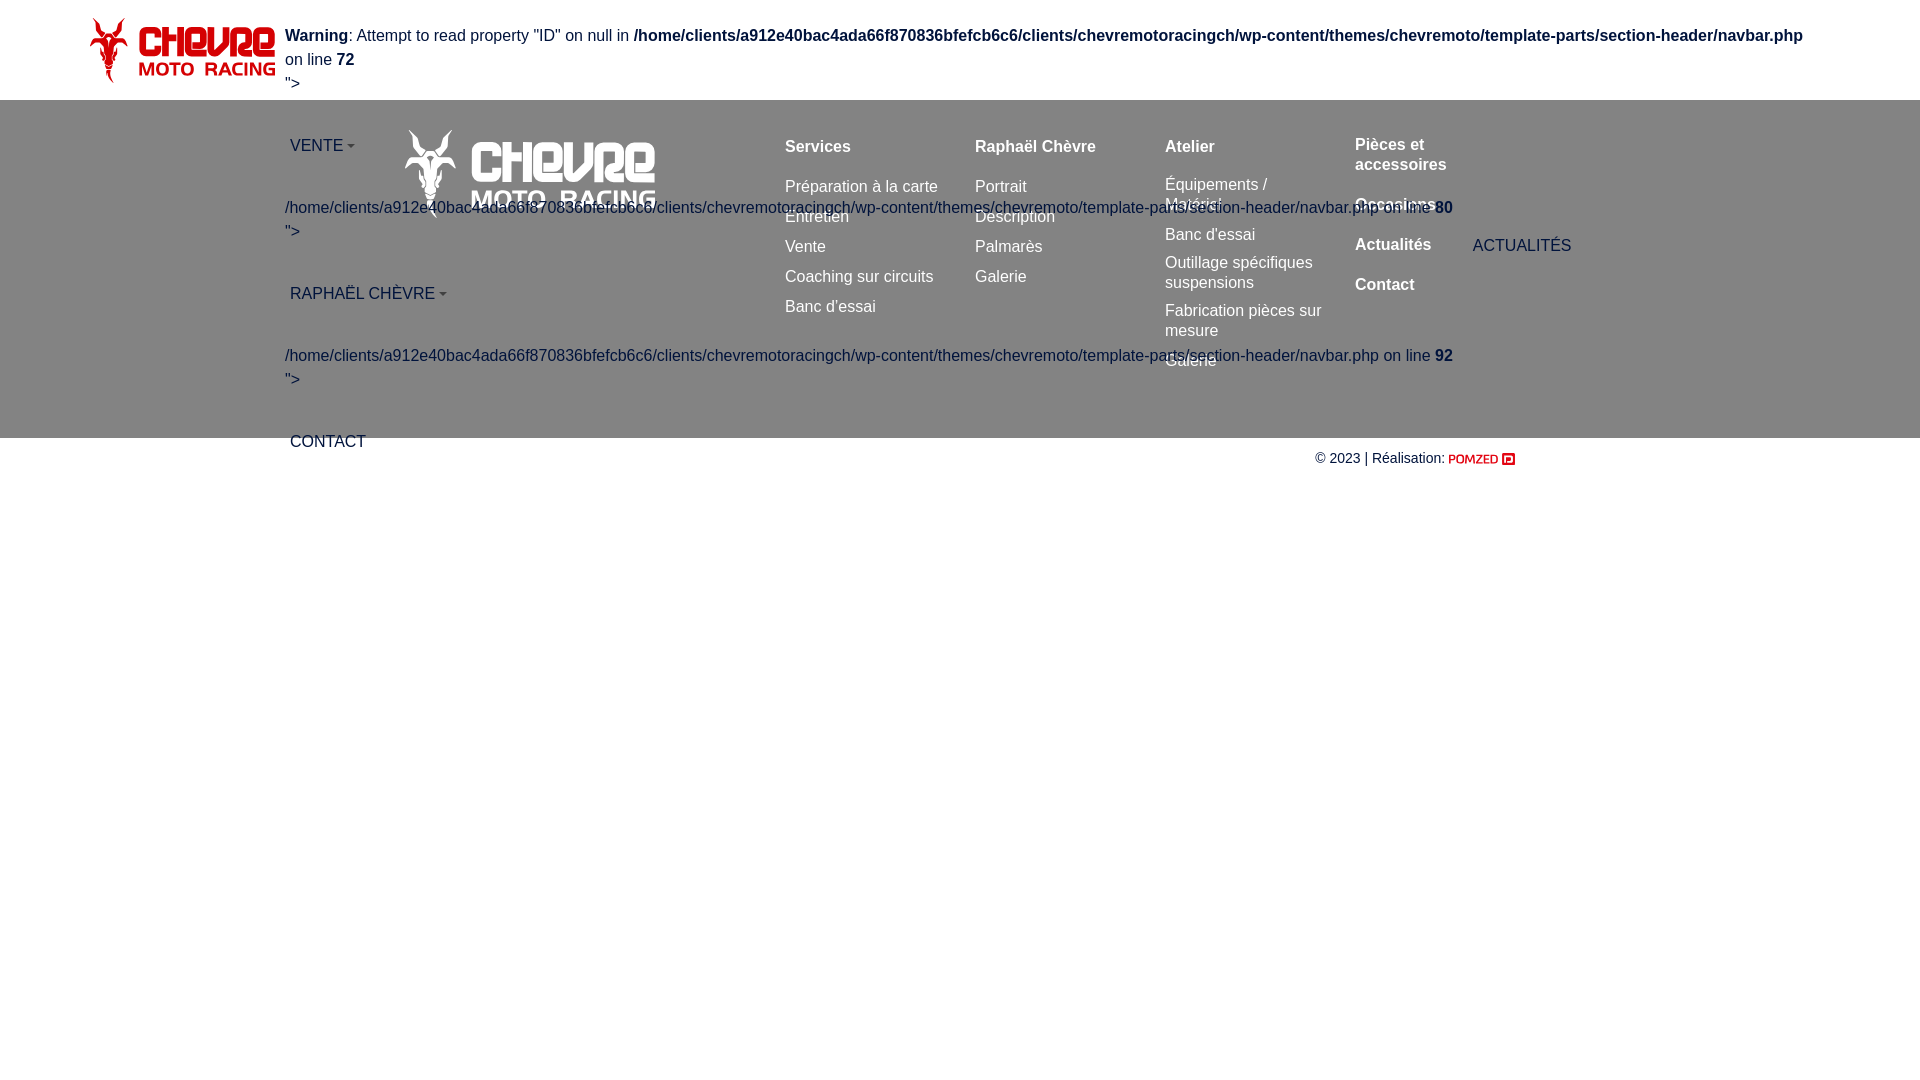  What do you see at coordinates (784, 145) in the screenshot?
I see `'Services'` at bounding box center [784, 145].